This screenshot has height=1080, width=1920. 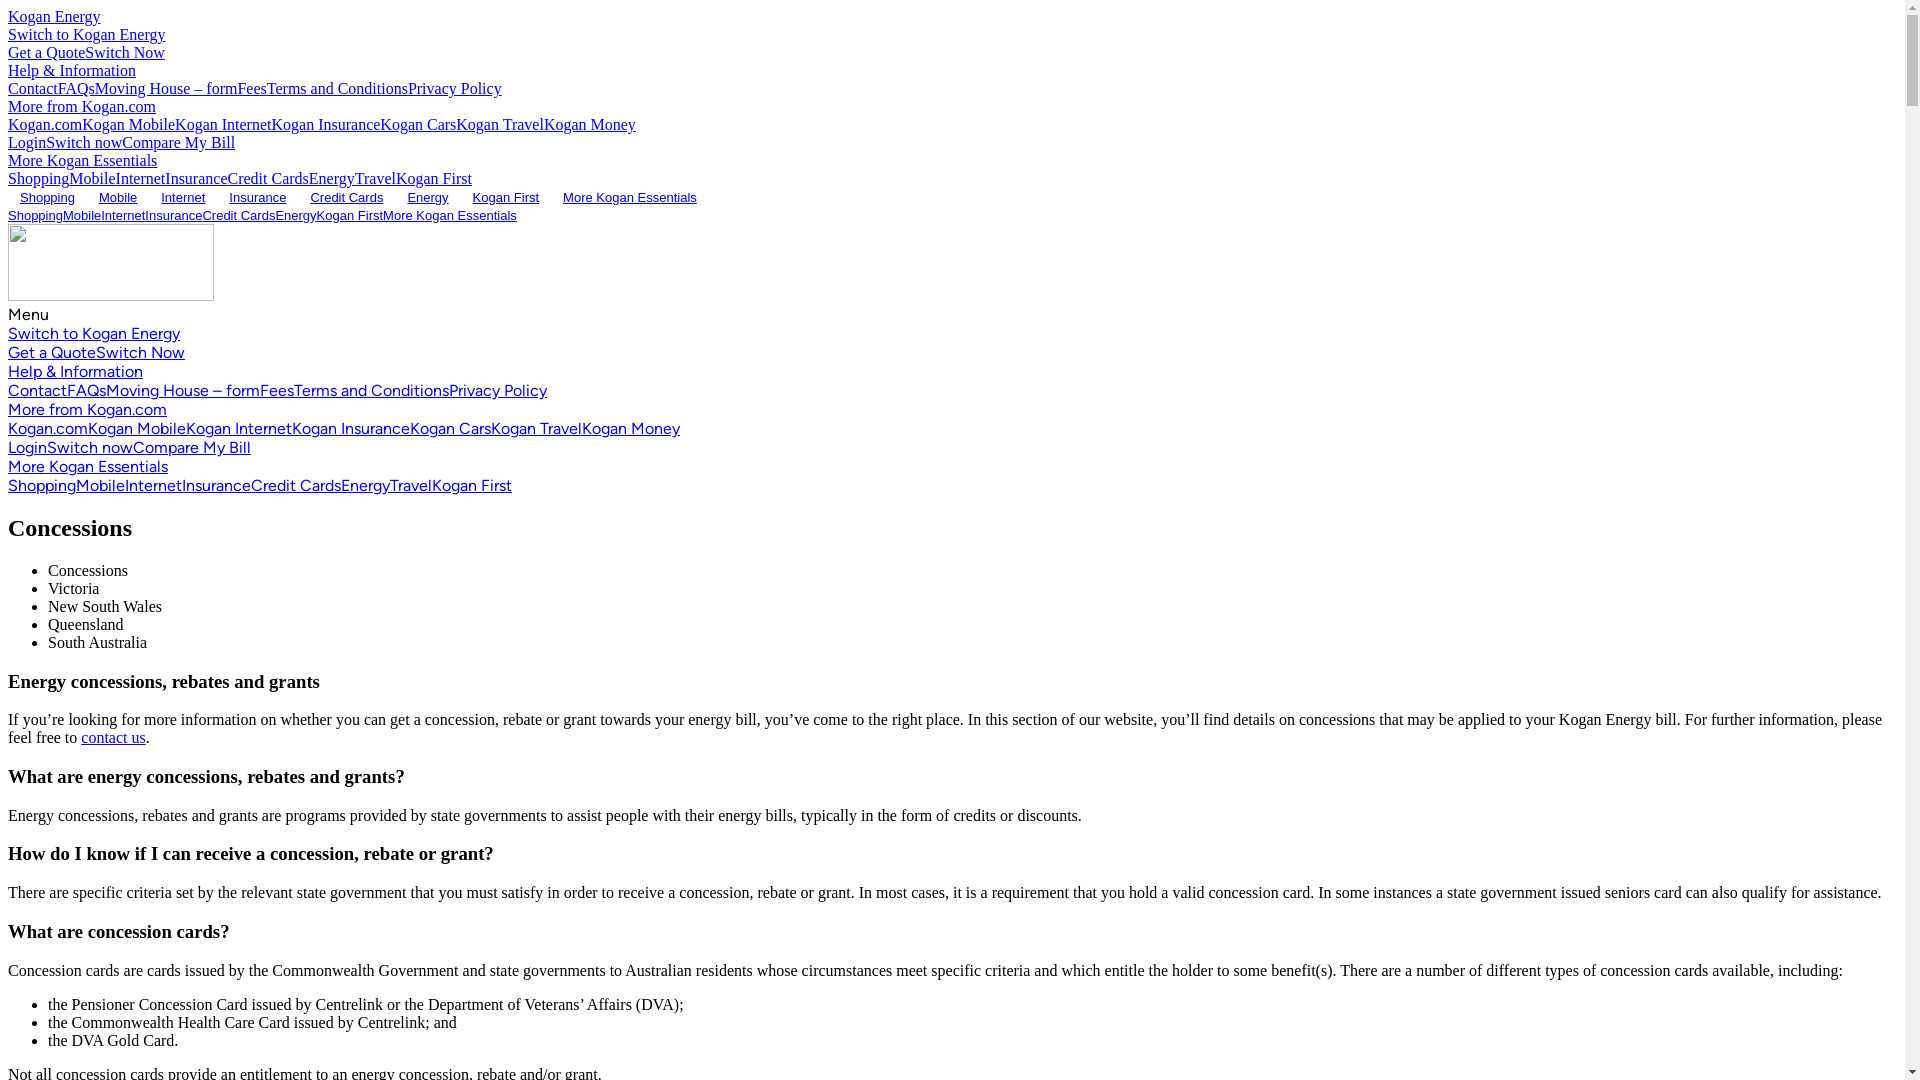 What do you see at coordinates (250, 87) in the screenshot?
I see `'Fees'` at bounding box center [250, 87].